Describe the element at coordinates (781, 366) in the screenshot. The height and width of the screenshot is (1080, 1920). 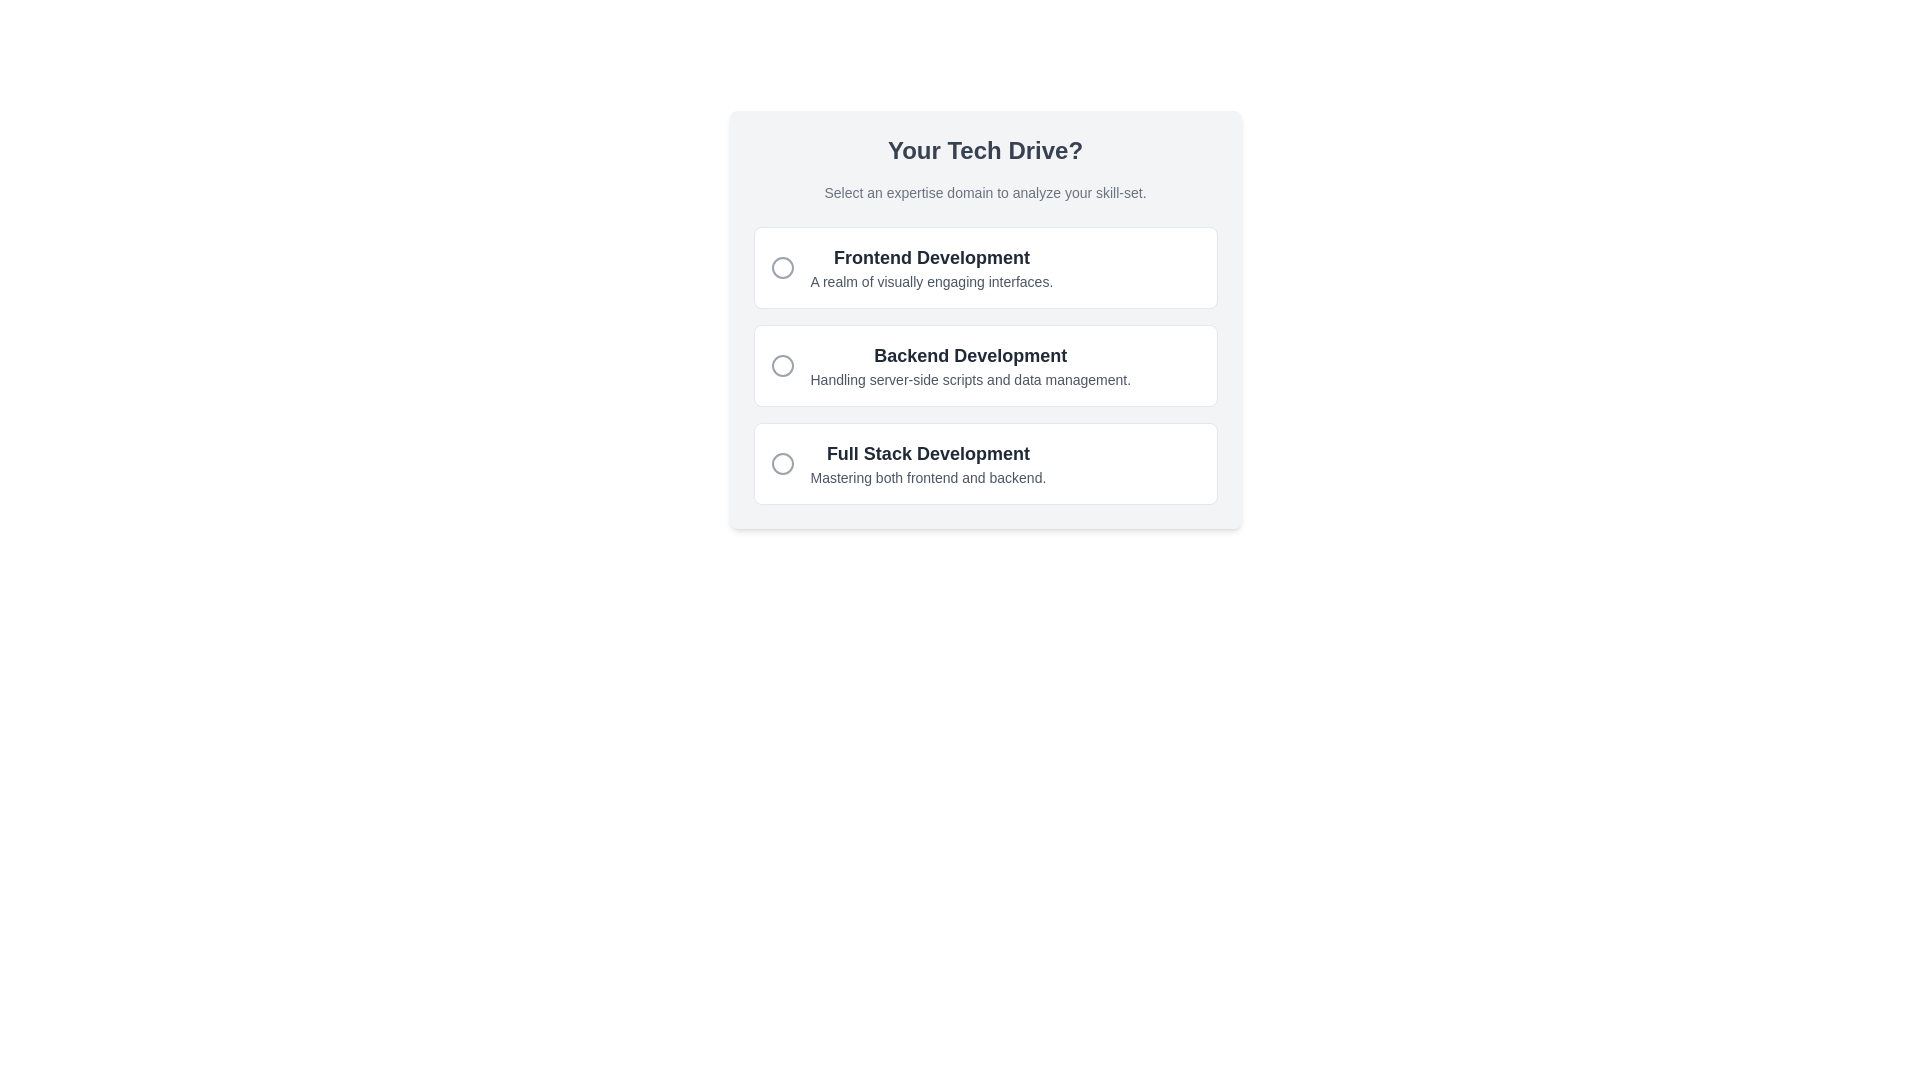
I see `the Circle icon that functions as a radio button, positioned to the left of the 'Backend Development' label` at that location.